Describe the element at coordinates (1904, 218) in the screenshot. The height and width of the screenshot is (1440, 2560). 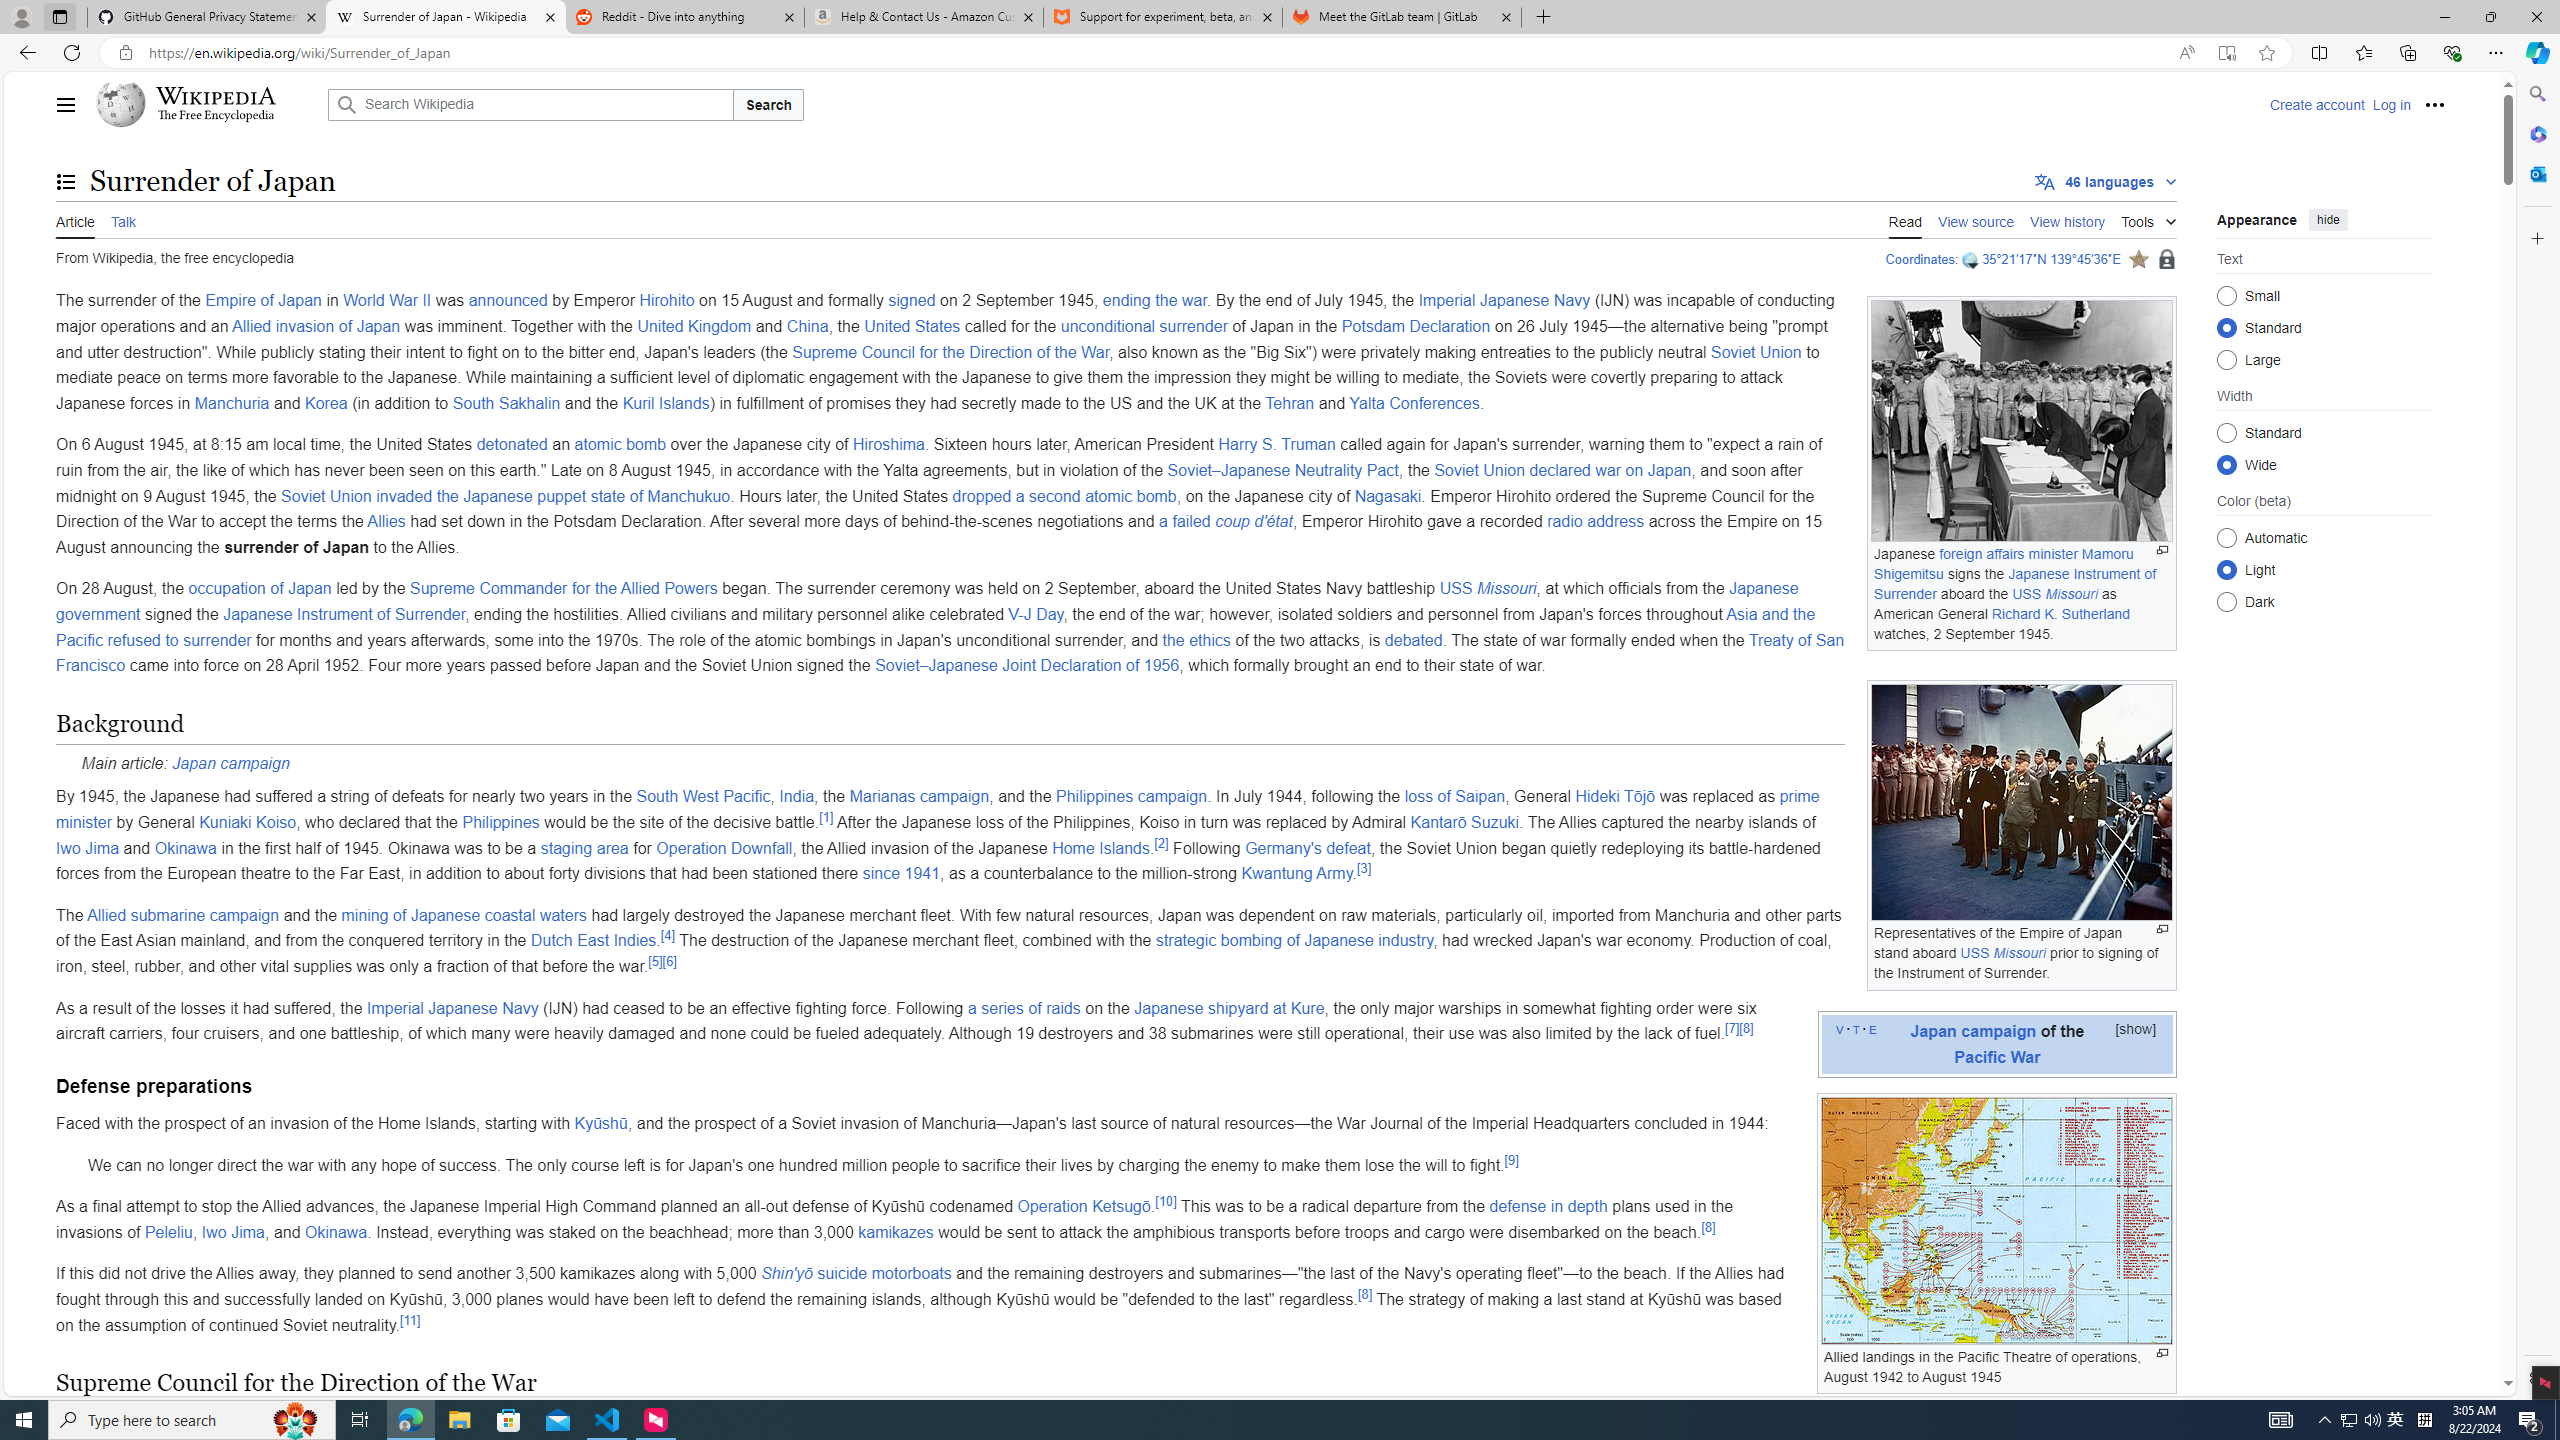
I see `'Read'` at that location.